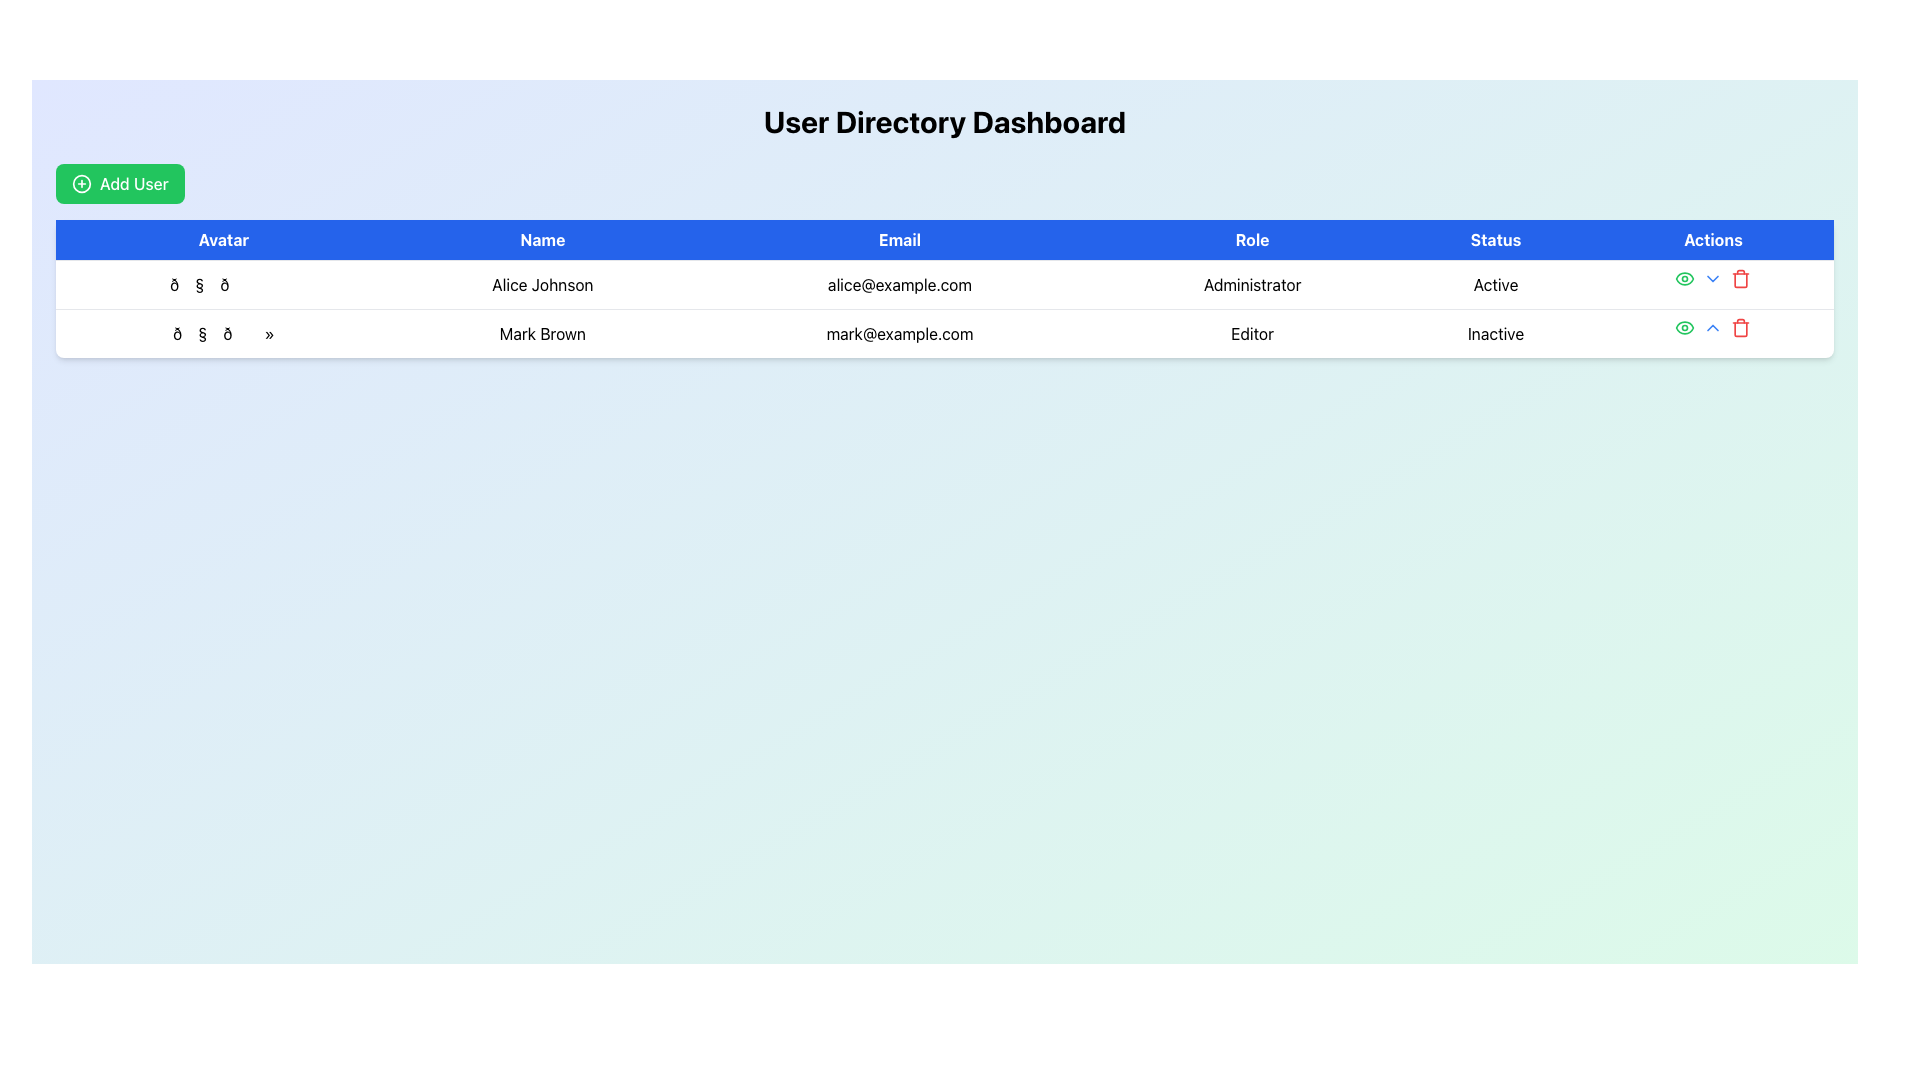 This screenshot has height=1080, width=1920. I want to click on the text label displaying 'Editor' in the Role column of the second row for the entry 'Mark Brown', so click(1251, 332).